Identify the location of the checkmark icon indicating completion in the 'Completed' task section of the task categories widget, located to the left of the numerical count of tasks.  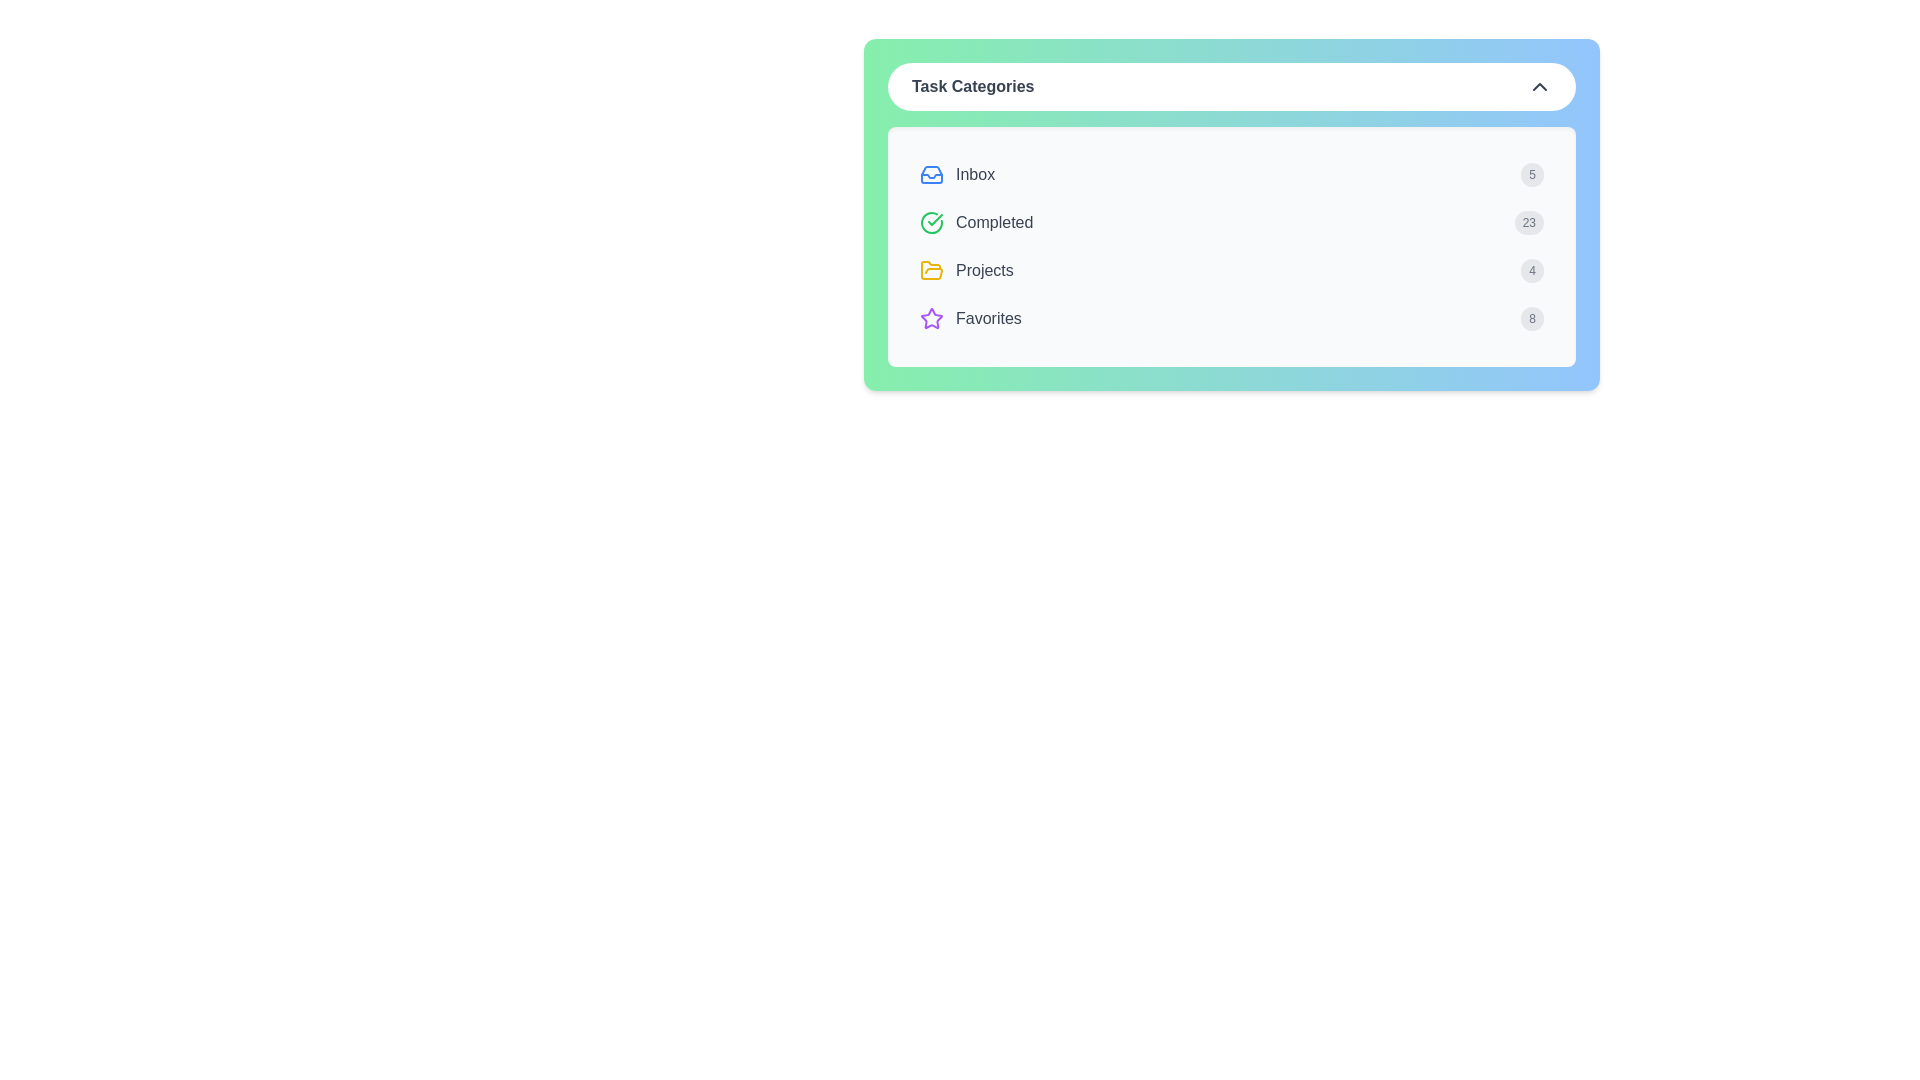
(934, 219).